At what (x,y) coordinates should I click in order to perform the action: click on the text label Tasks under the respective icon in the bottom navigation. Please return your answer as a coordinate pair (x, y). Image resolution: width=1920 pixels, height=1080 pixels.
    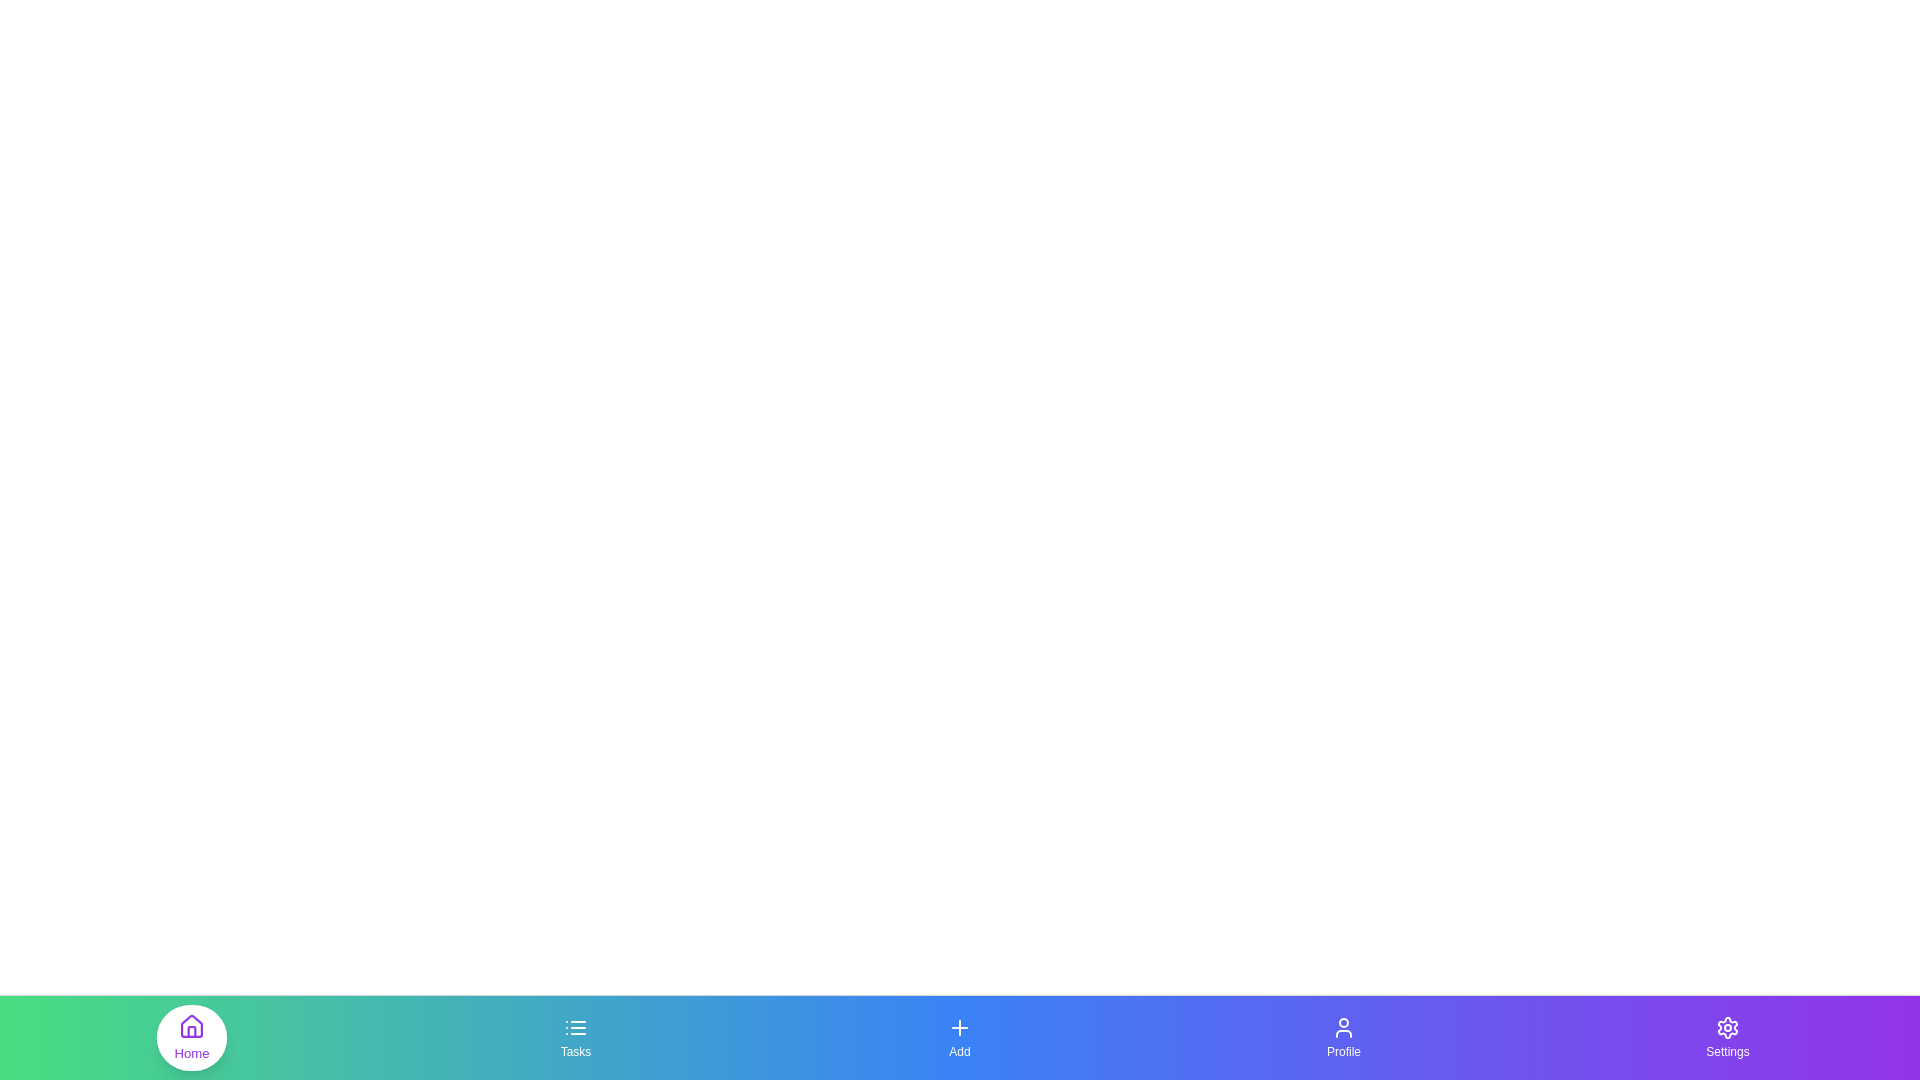
    Looking at the image, I should click on (575, 1051).